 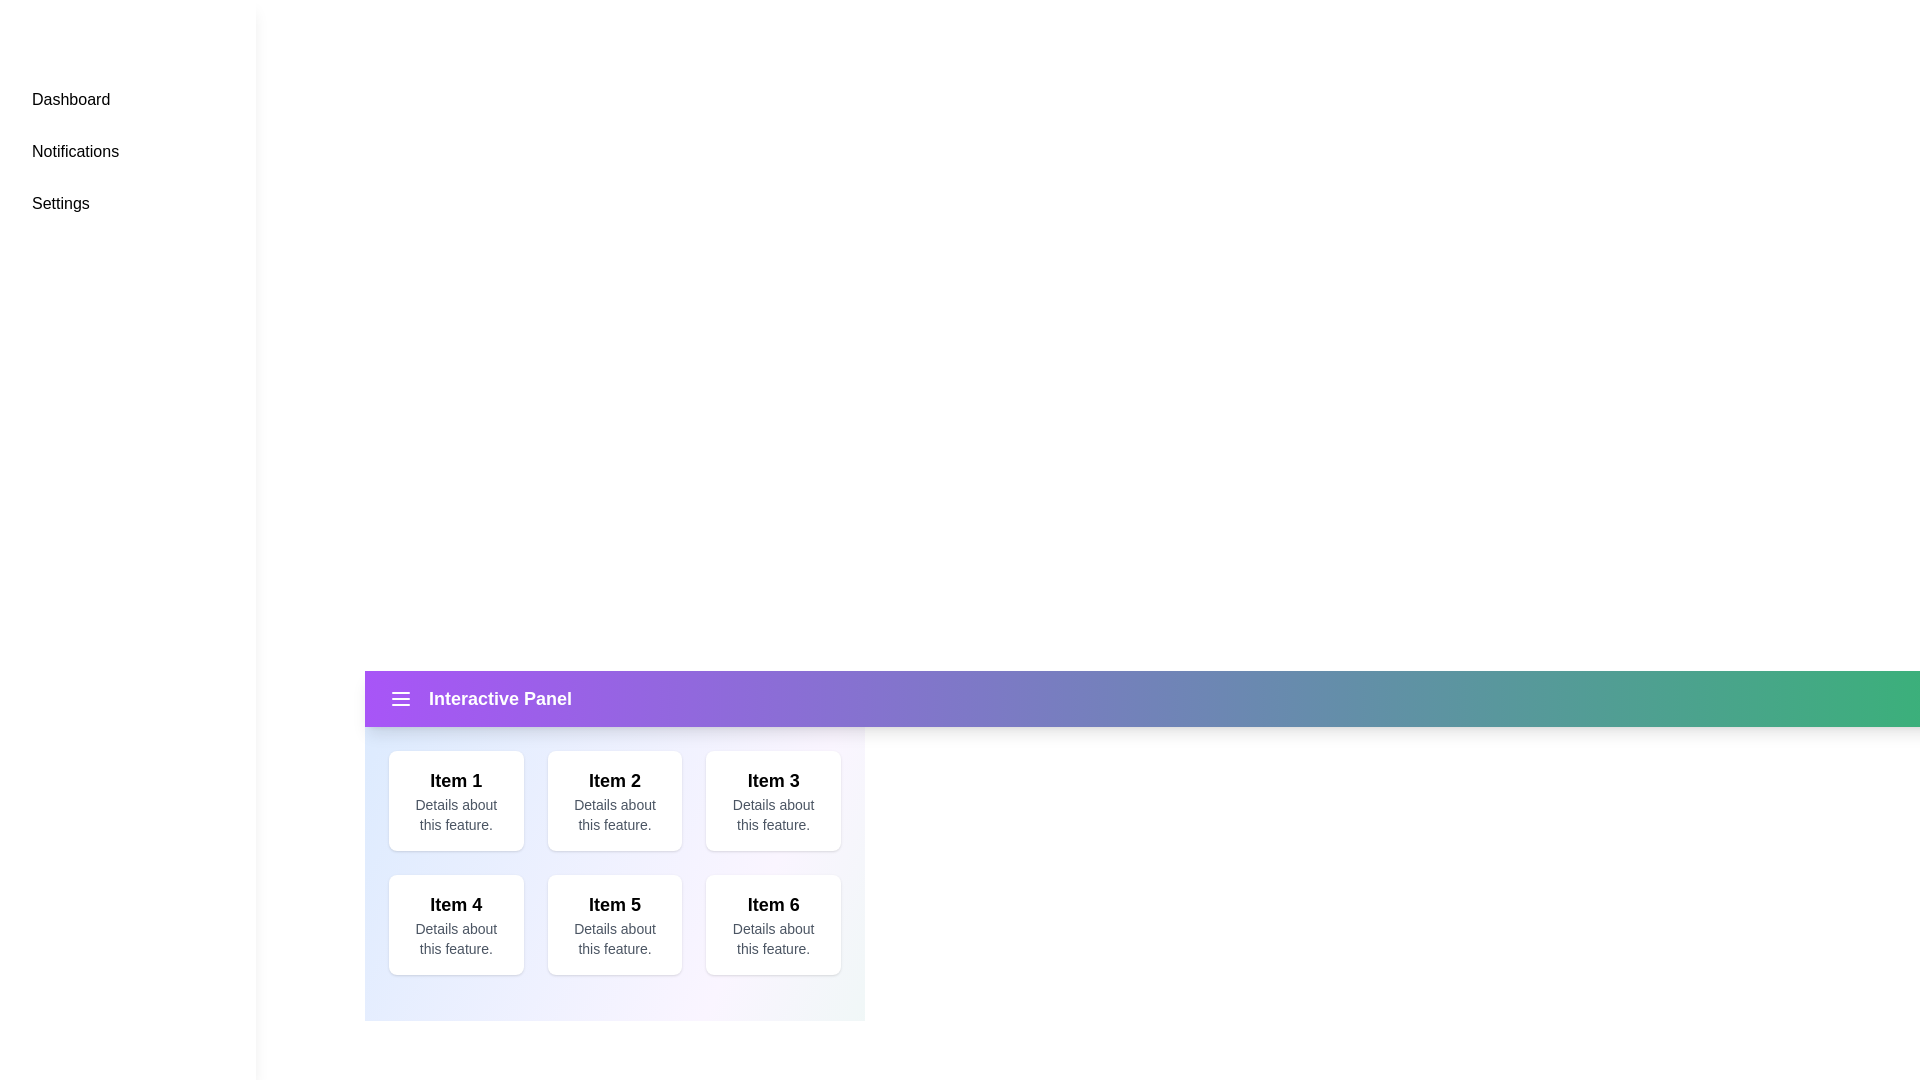 I want to click on the first static informational card in the grid, which presents information about a feature or option, located under the 'Interactive Panel' heading, so click(x=455, y=800).